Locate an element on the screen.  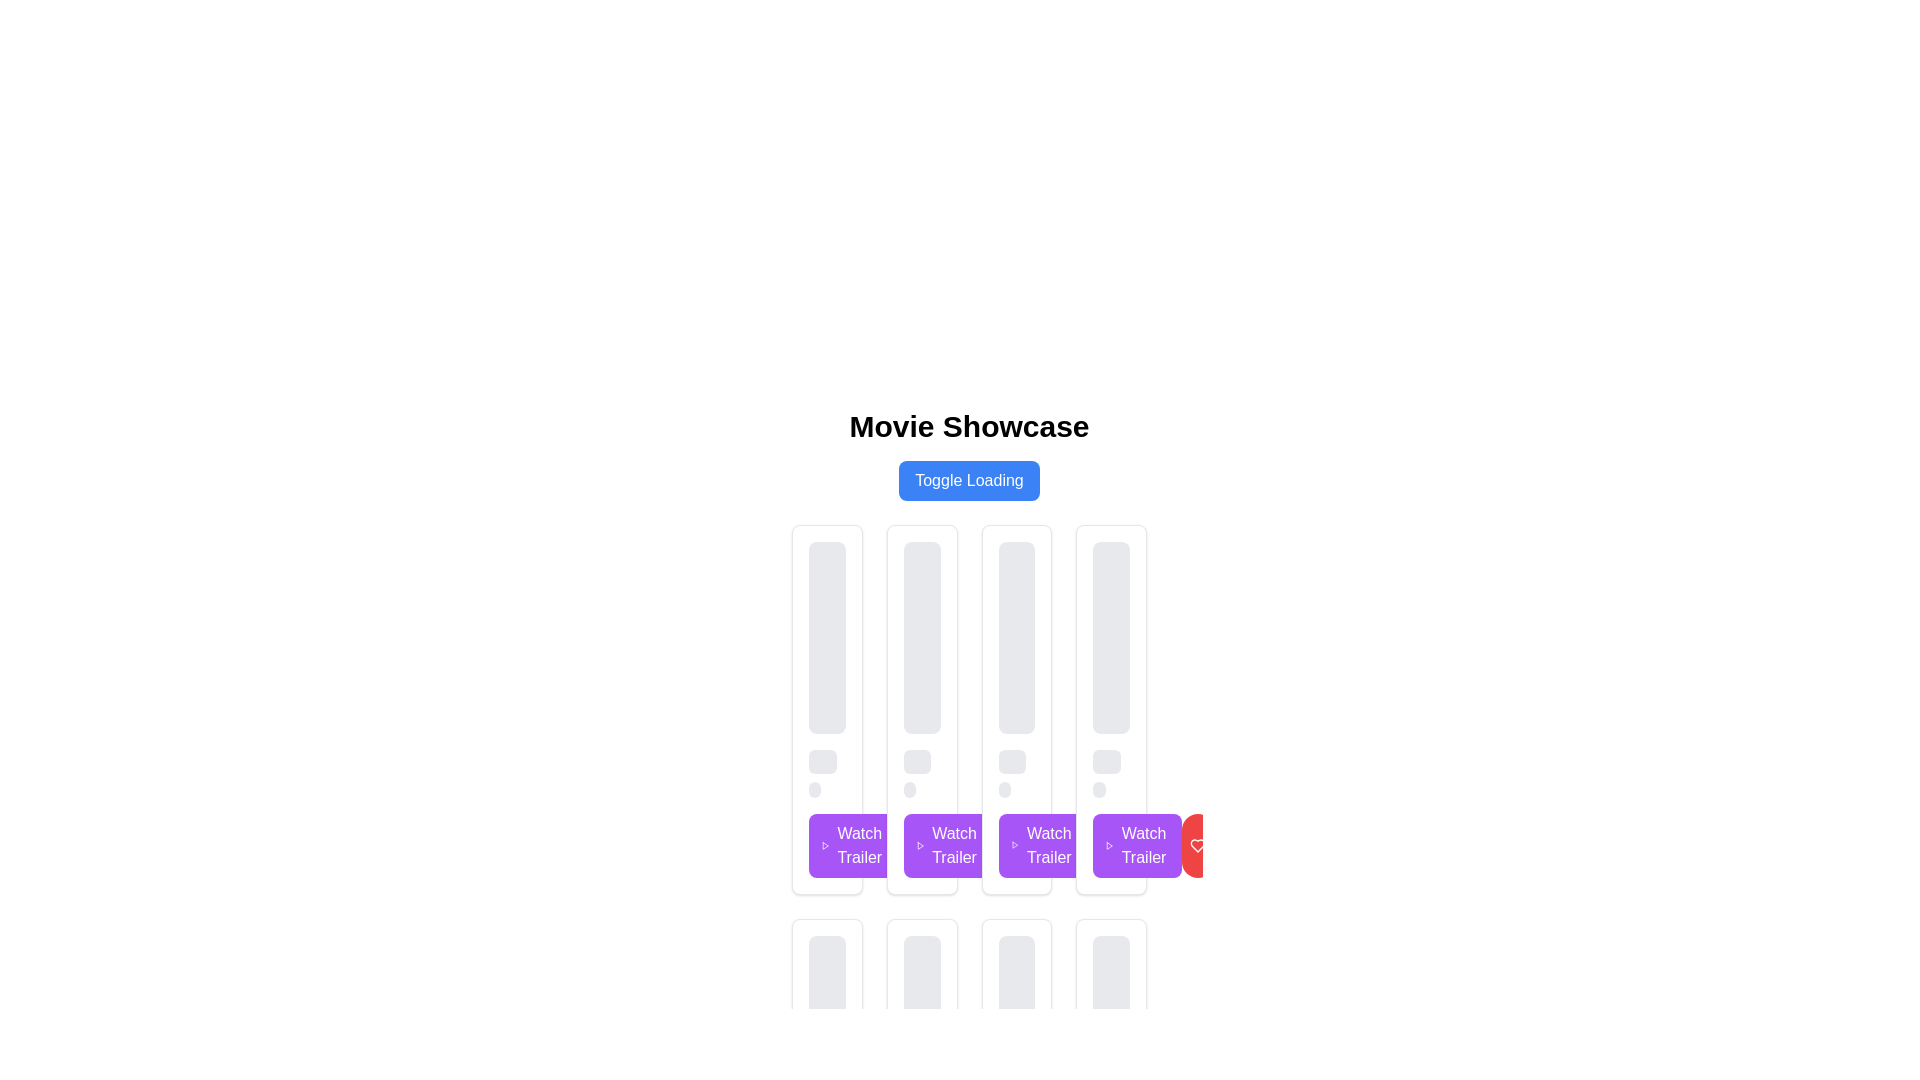
the first card in the horizontal list represented by a Placeholder component, which consists of a large rectangular block at the top and two smaller blocks below in a column layout is located at coordinates (827, 670).